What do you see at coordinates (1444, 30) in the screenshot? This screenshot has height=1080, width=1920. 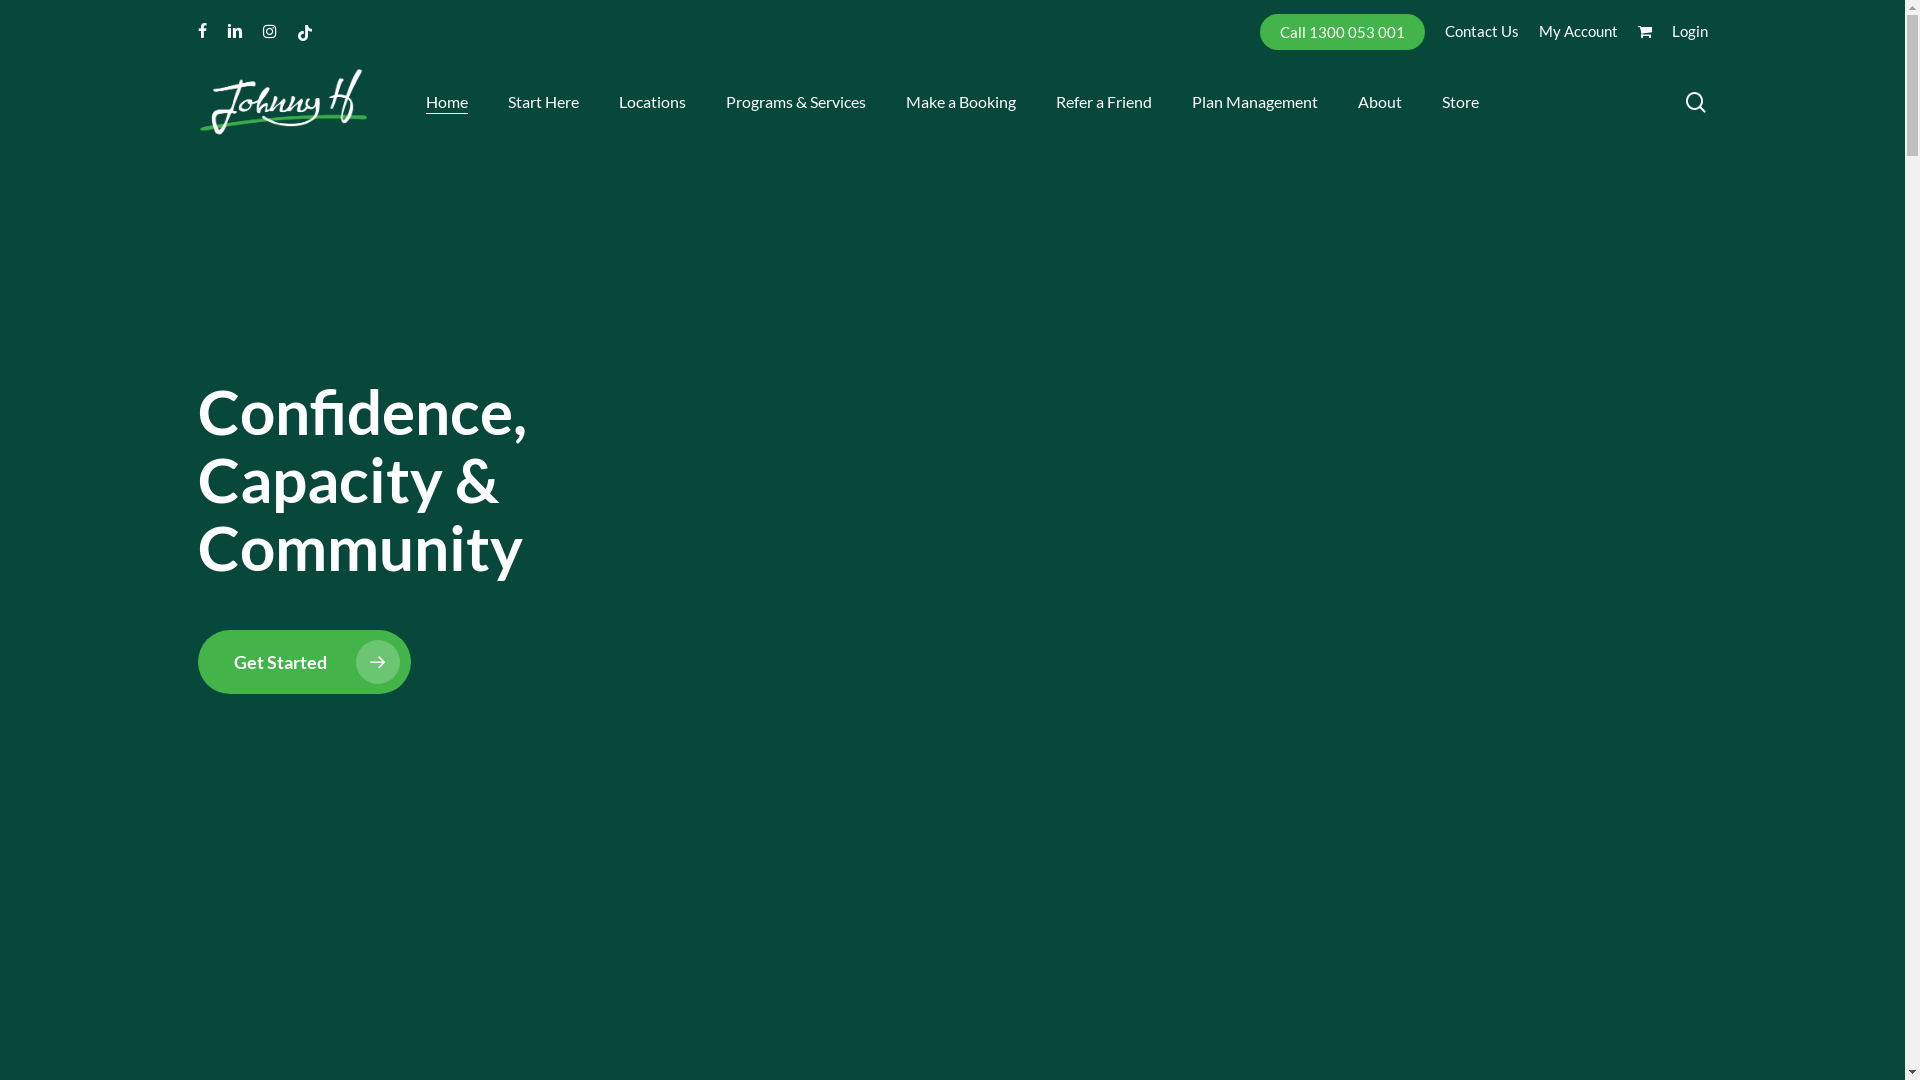 I see `'Contact Us'` at bounding box center [1444, 30].